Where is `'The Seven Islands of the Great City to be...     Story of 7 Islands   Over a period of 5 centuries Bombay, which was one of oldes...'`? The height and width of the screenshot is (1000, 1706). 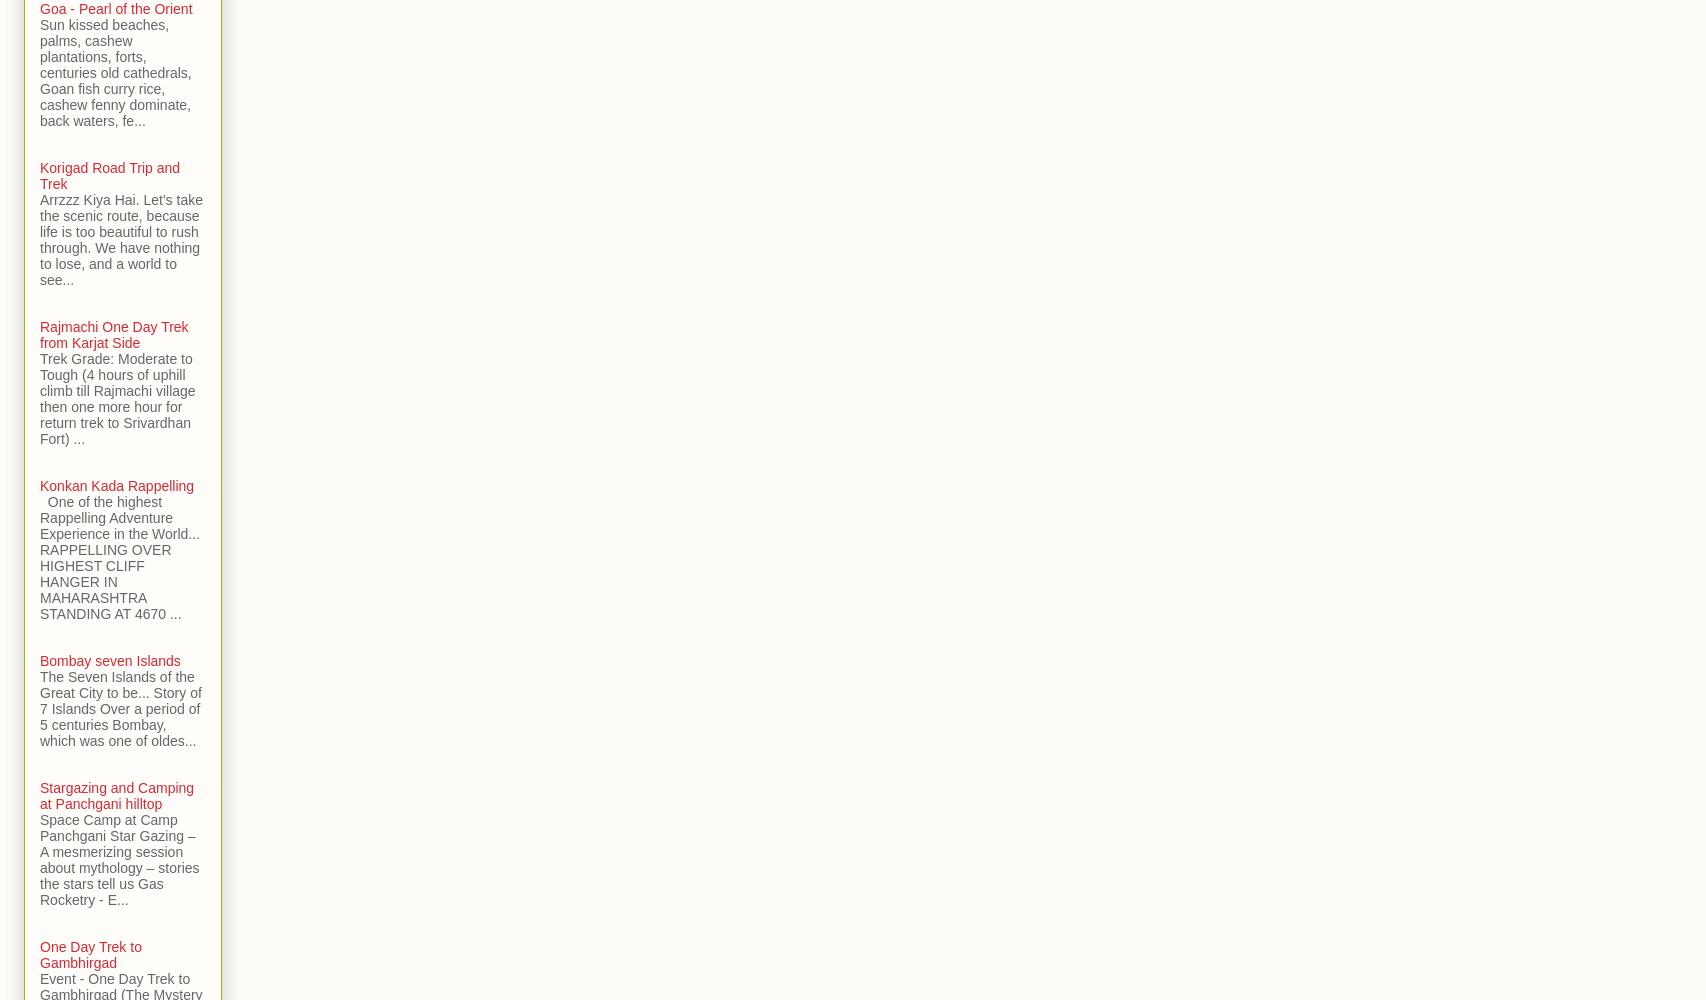
'The Seven Islands of the Great City to be...     Story of 7 Islands   Over a period of 5 centuries Bombay, which was one of oldes...' is located at coordinates (120, 708).